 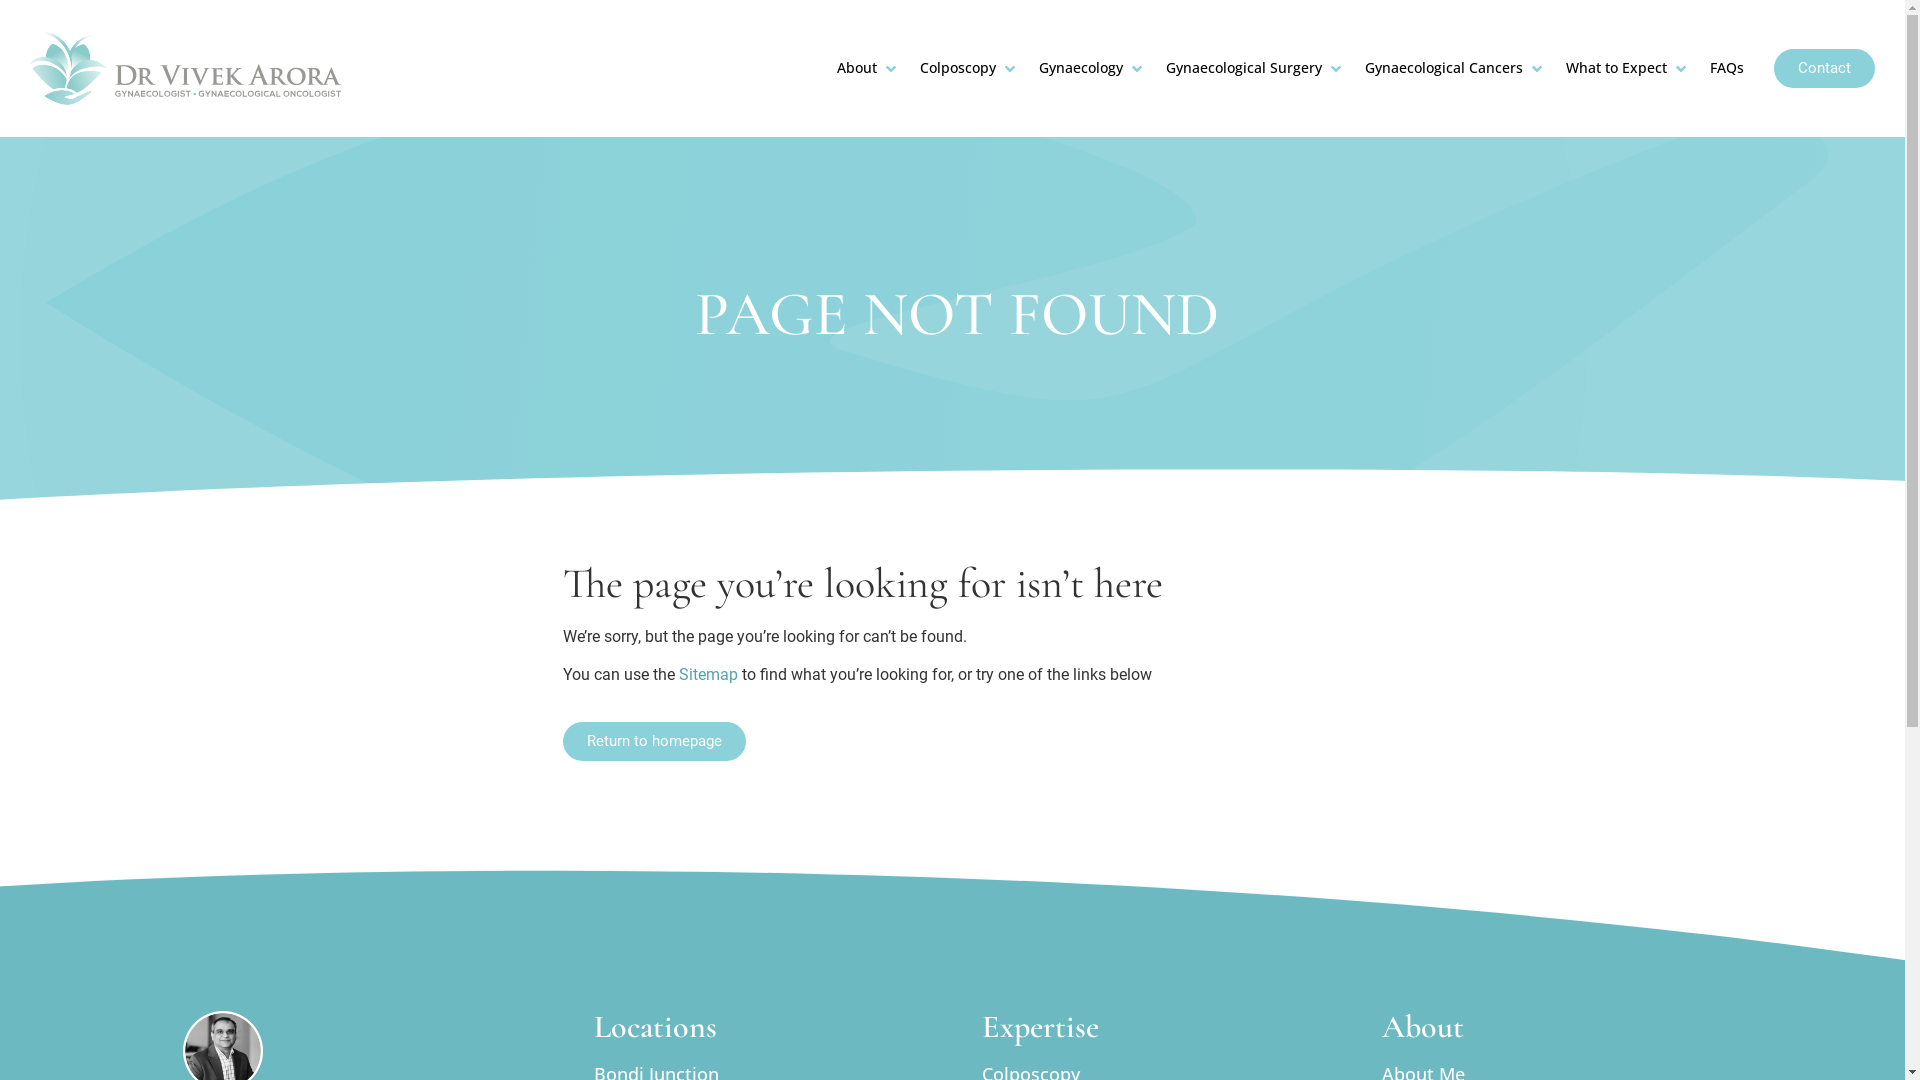 I want to click on 'What to Expect', so click(x=1616, y=67).